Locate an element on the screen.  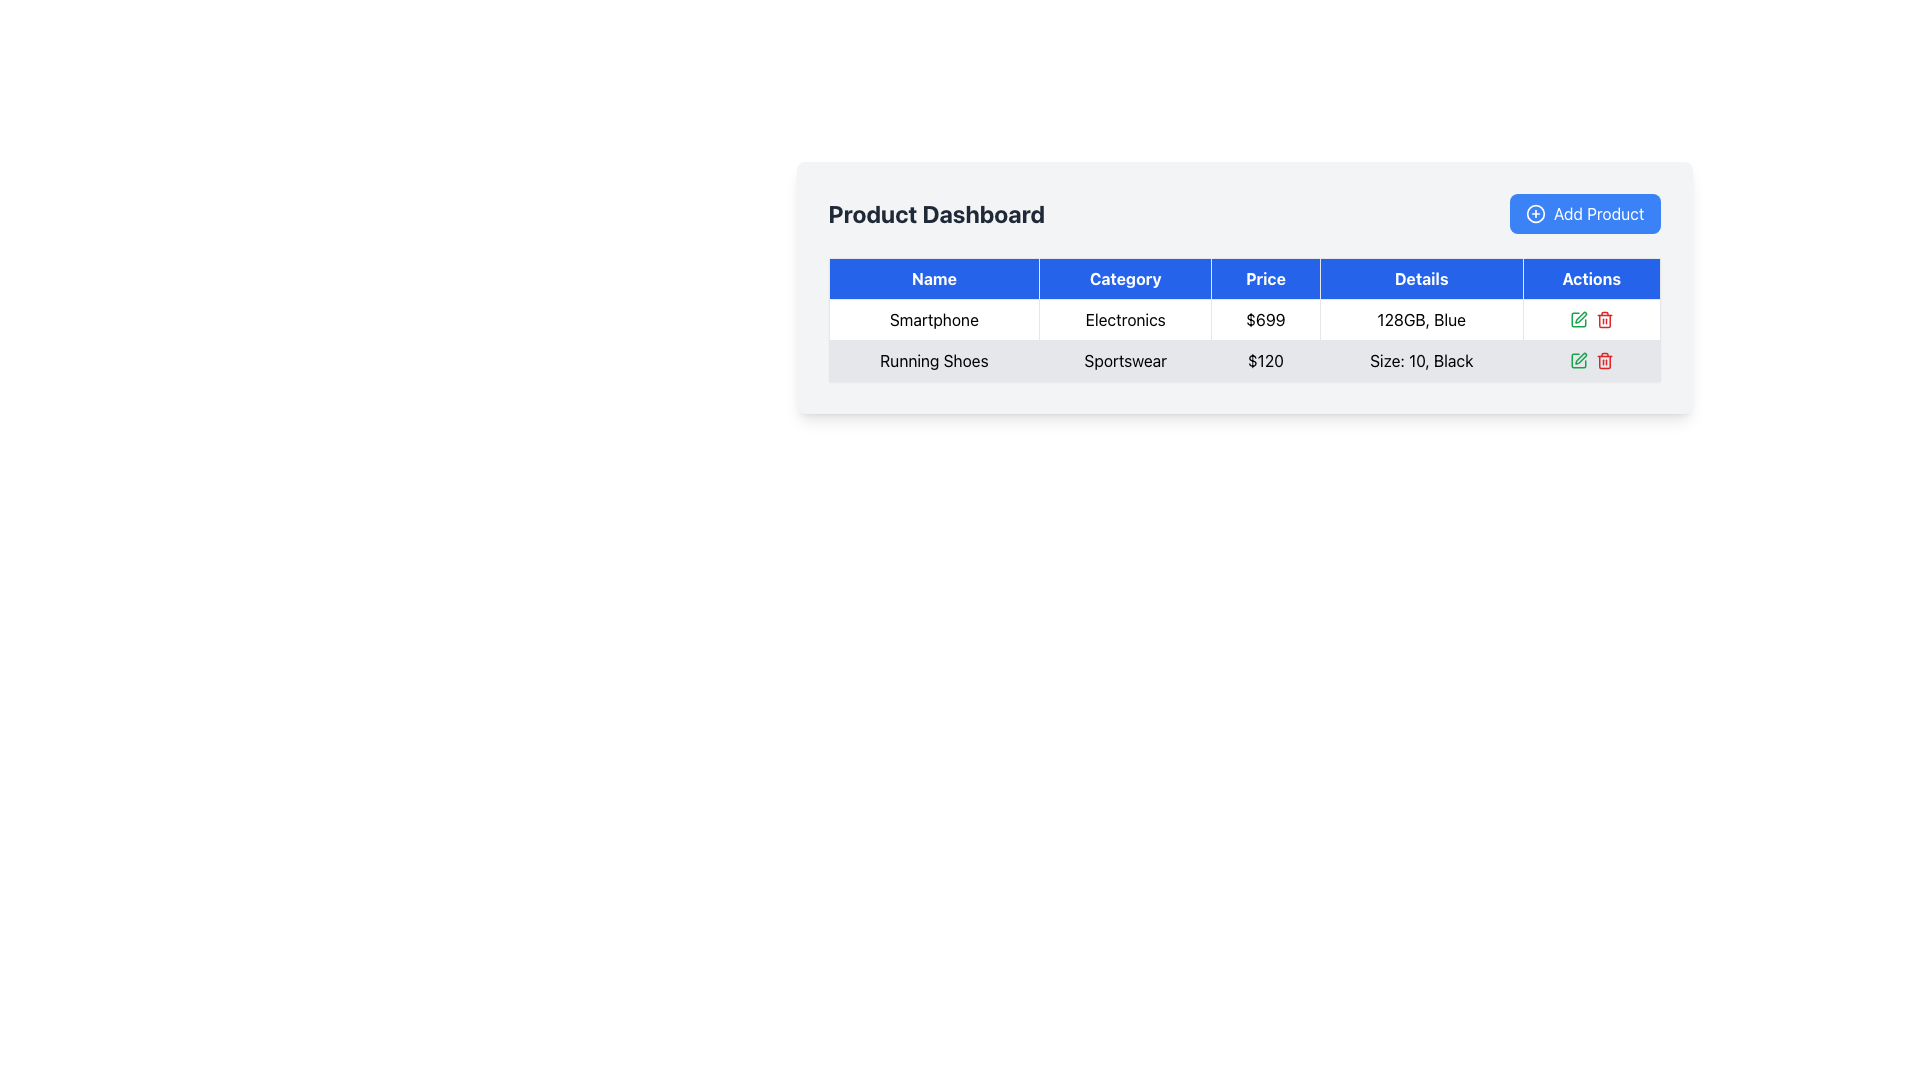
text content of the label displaying '128GB, Blue' located in the 'Details' column of the first row of the table is located at coordinates (1420, 319).